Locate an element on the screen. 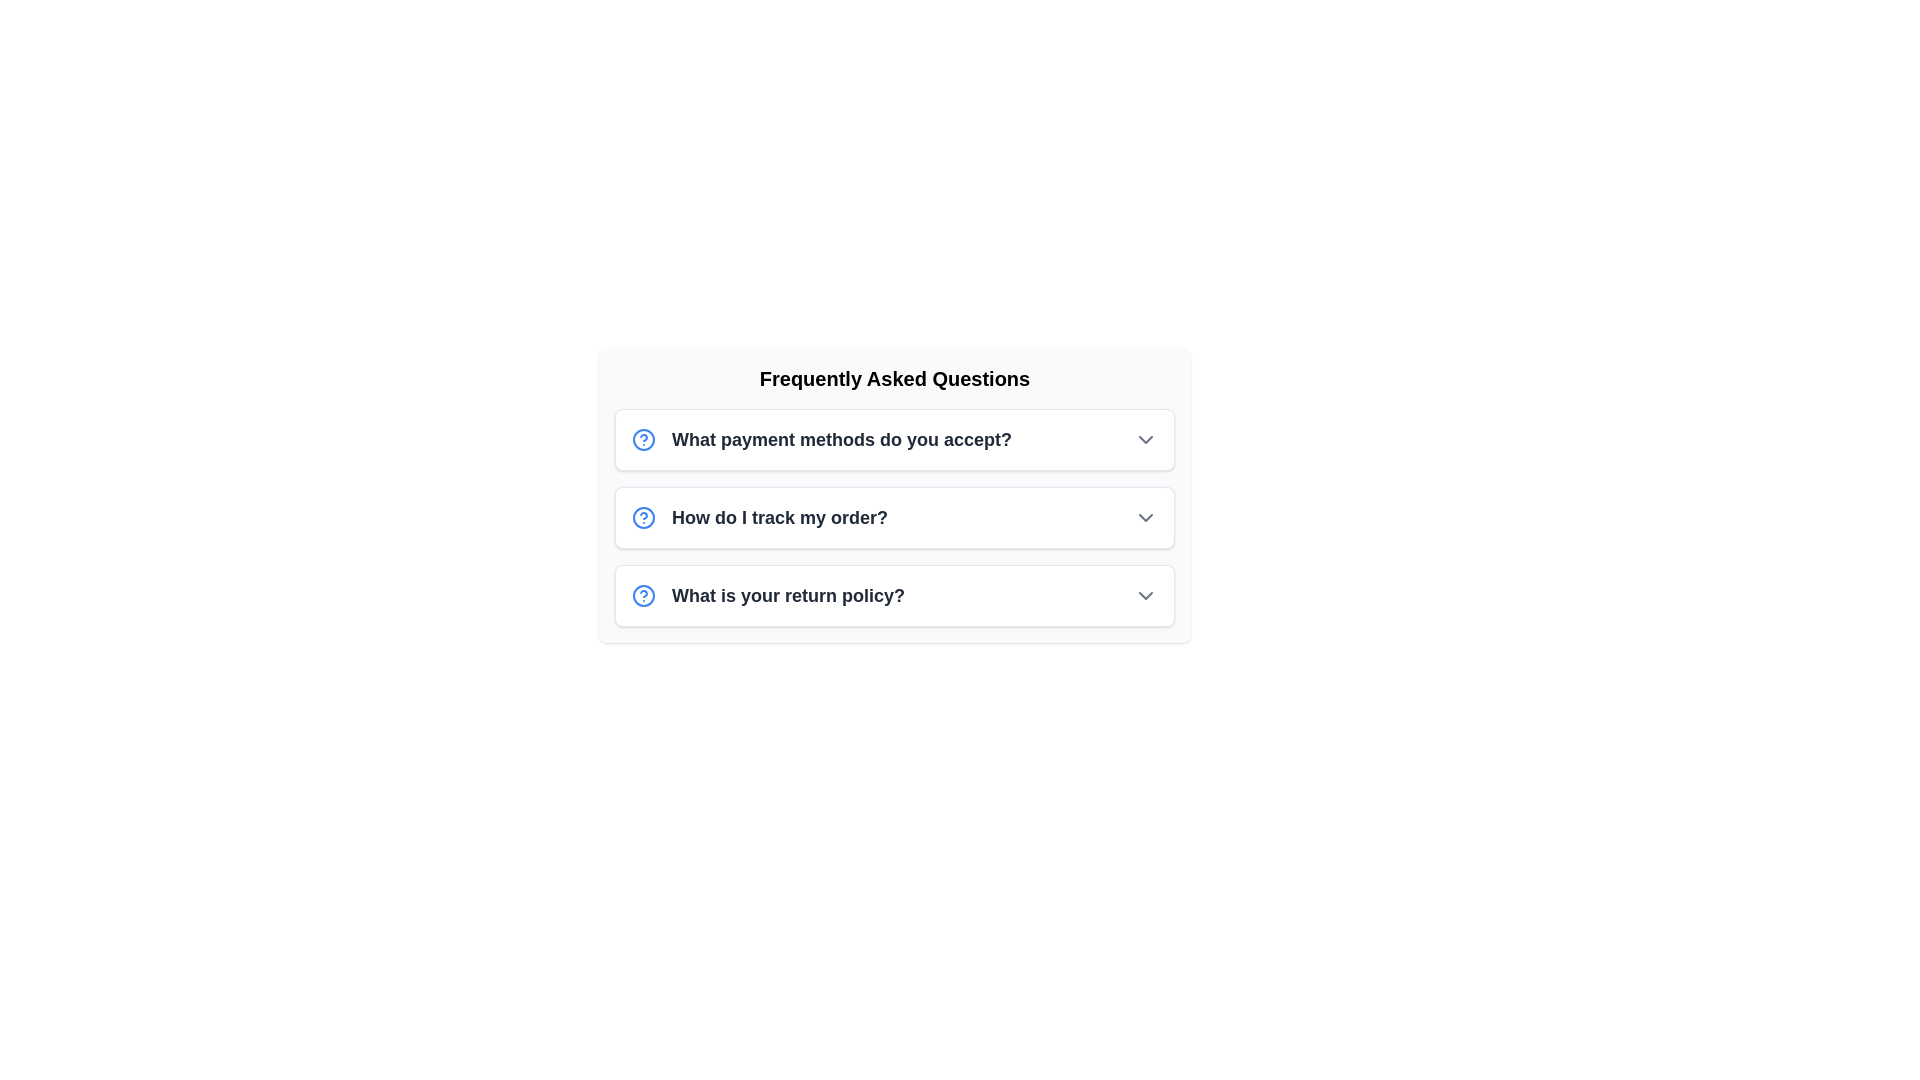 The width and height of the screenshot is (1920, 1080). the help icon related to the question 'What payment methods do you accept?', which is positioned to the far left of the corresponding text label is located at coordinates (643, 438).